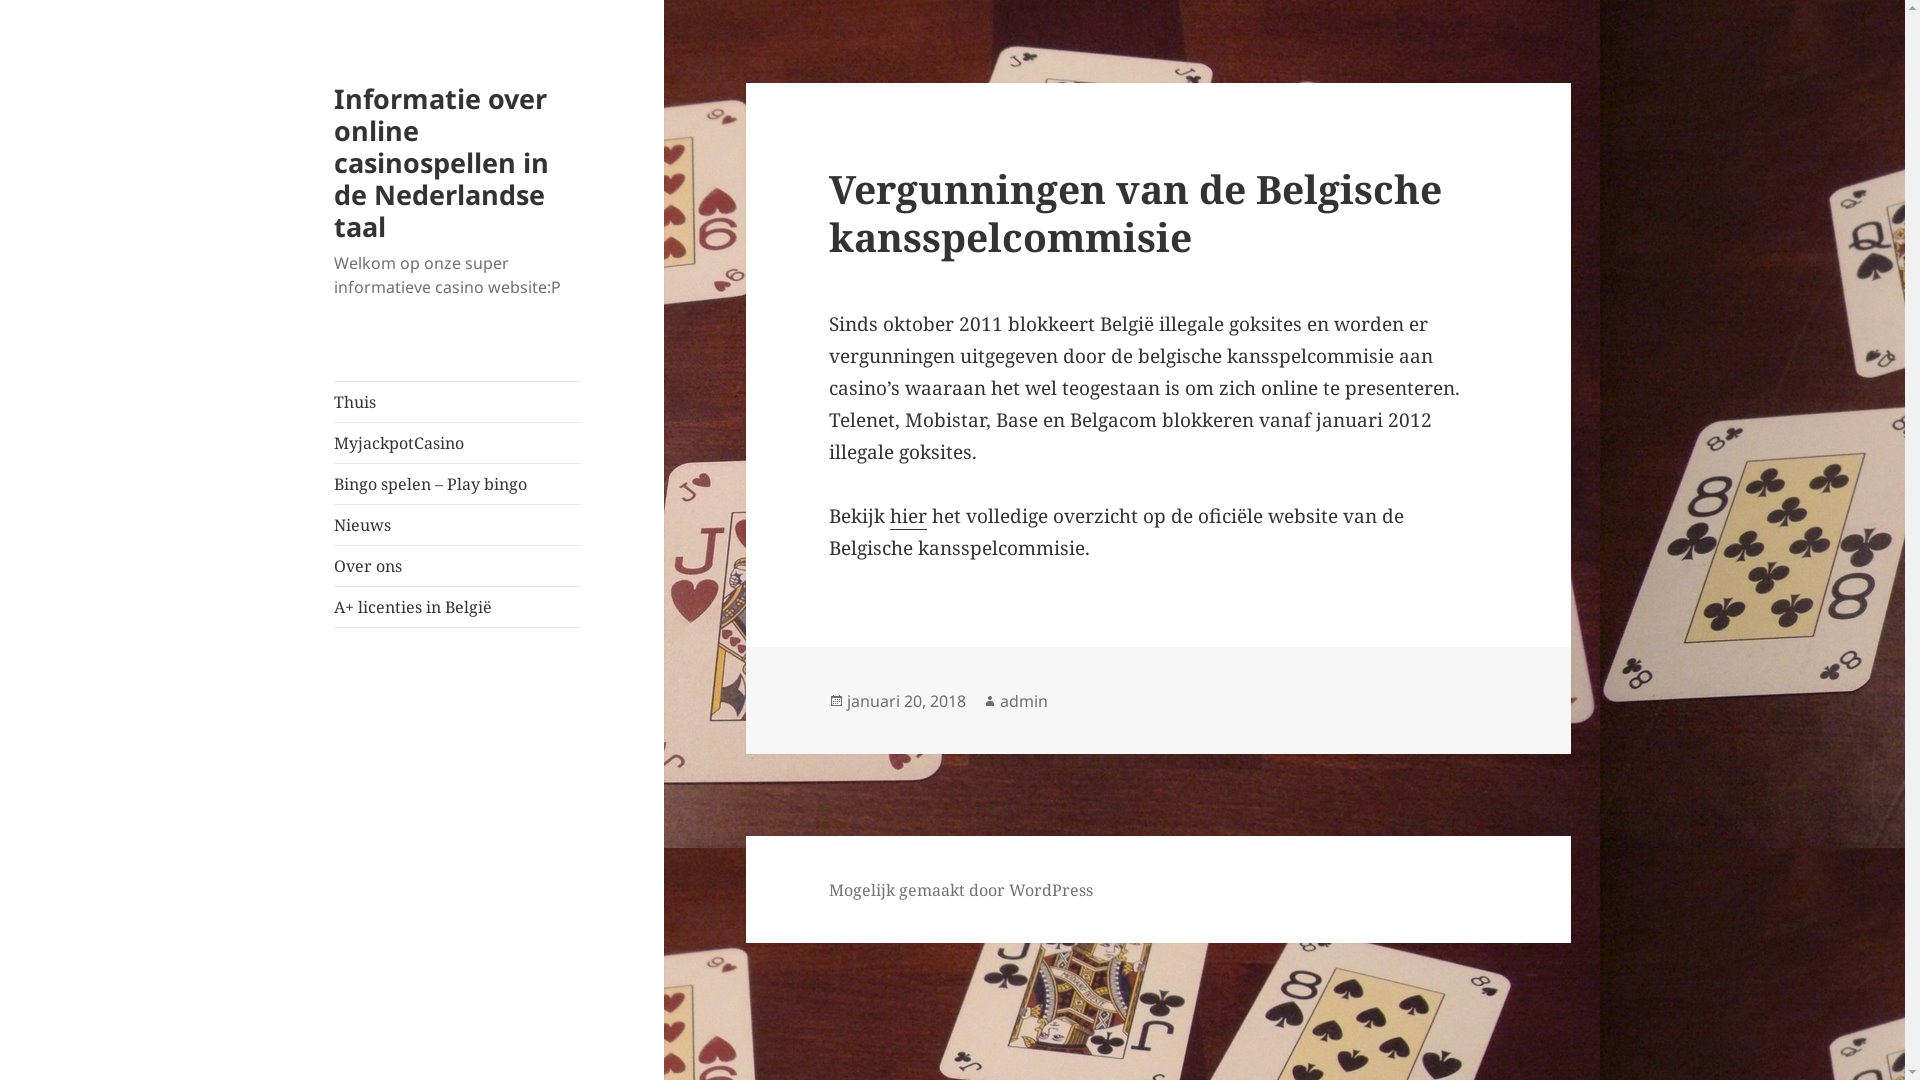 The height and width of the screenshot is (1080, 1920). What do you see at coordinates (456, 523) in the screenshot?
I see `'Nieuws'` at bounding box center [456, 523].